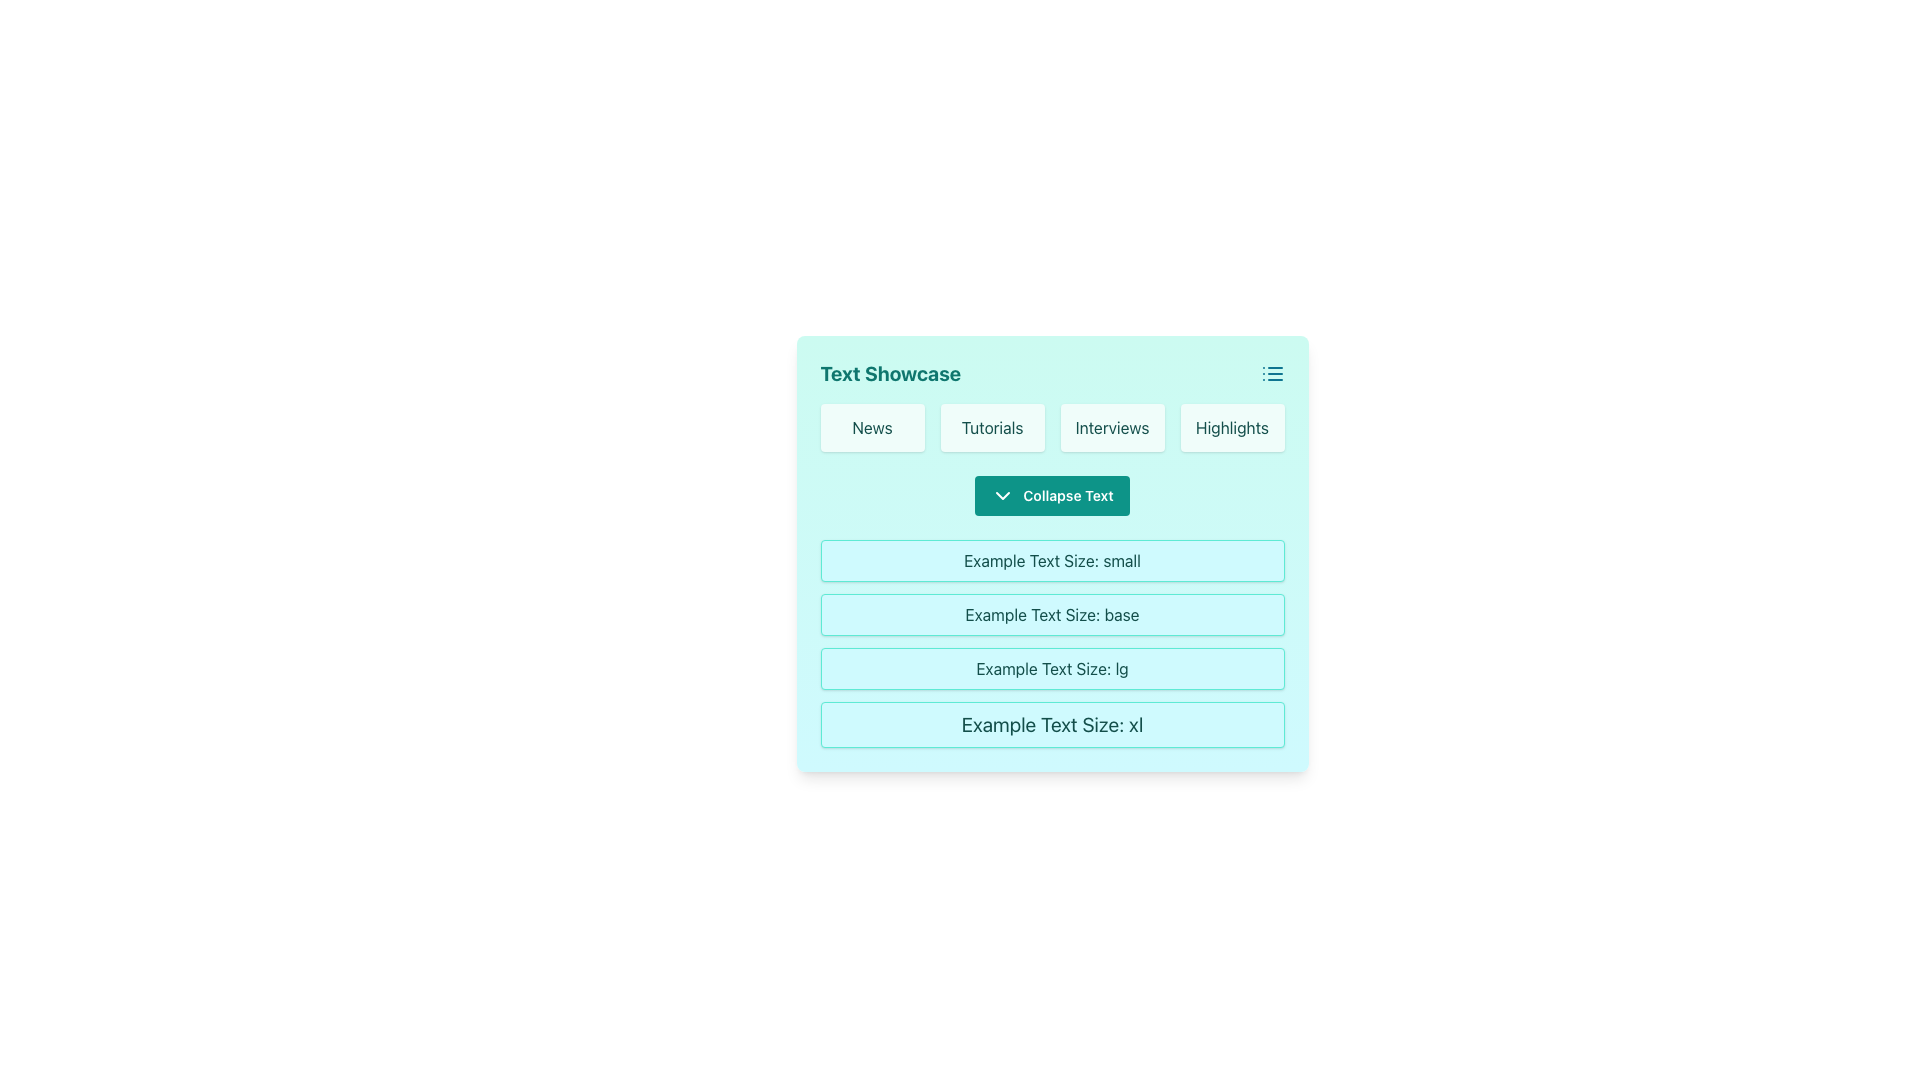  What do you see at coordinates (1051, 554) in the screenshot?
I see `the Informational Text Block displaying 'Example Text Size: small'` at bounding box center [1051, 554].